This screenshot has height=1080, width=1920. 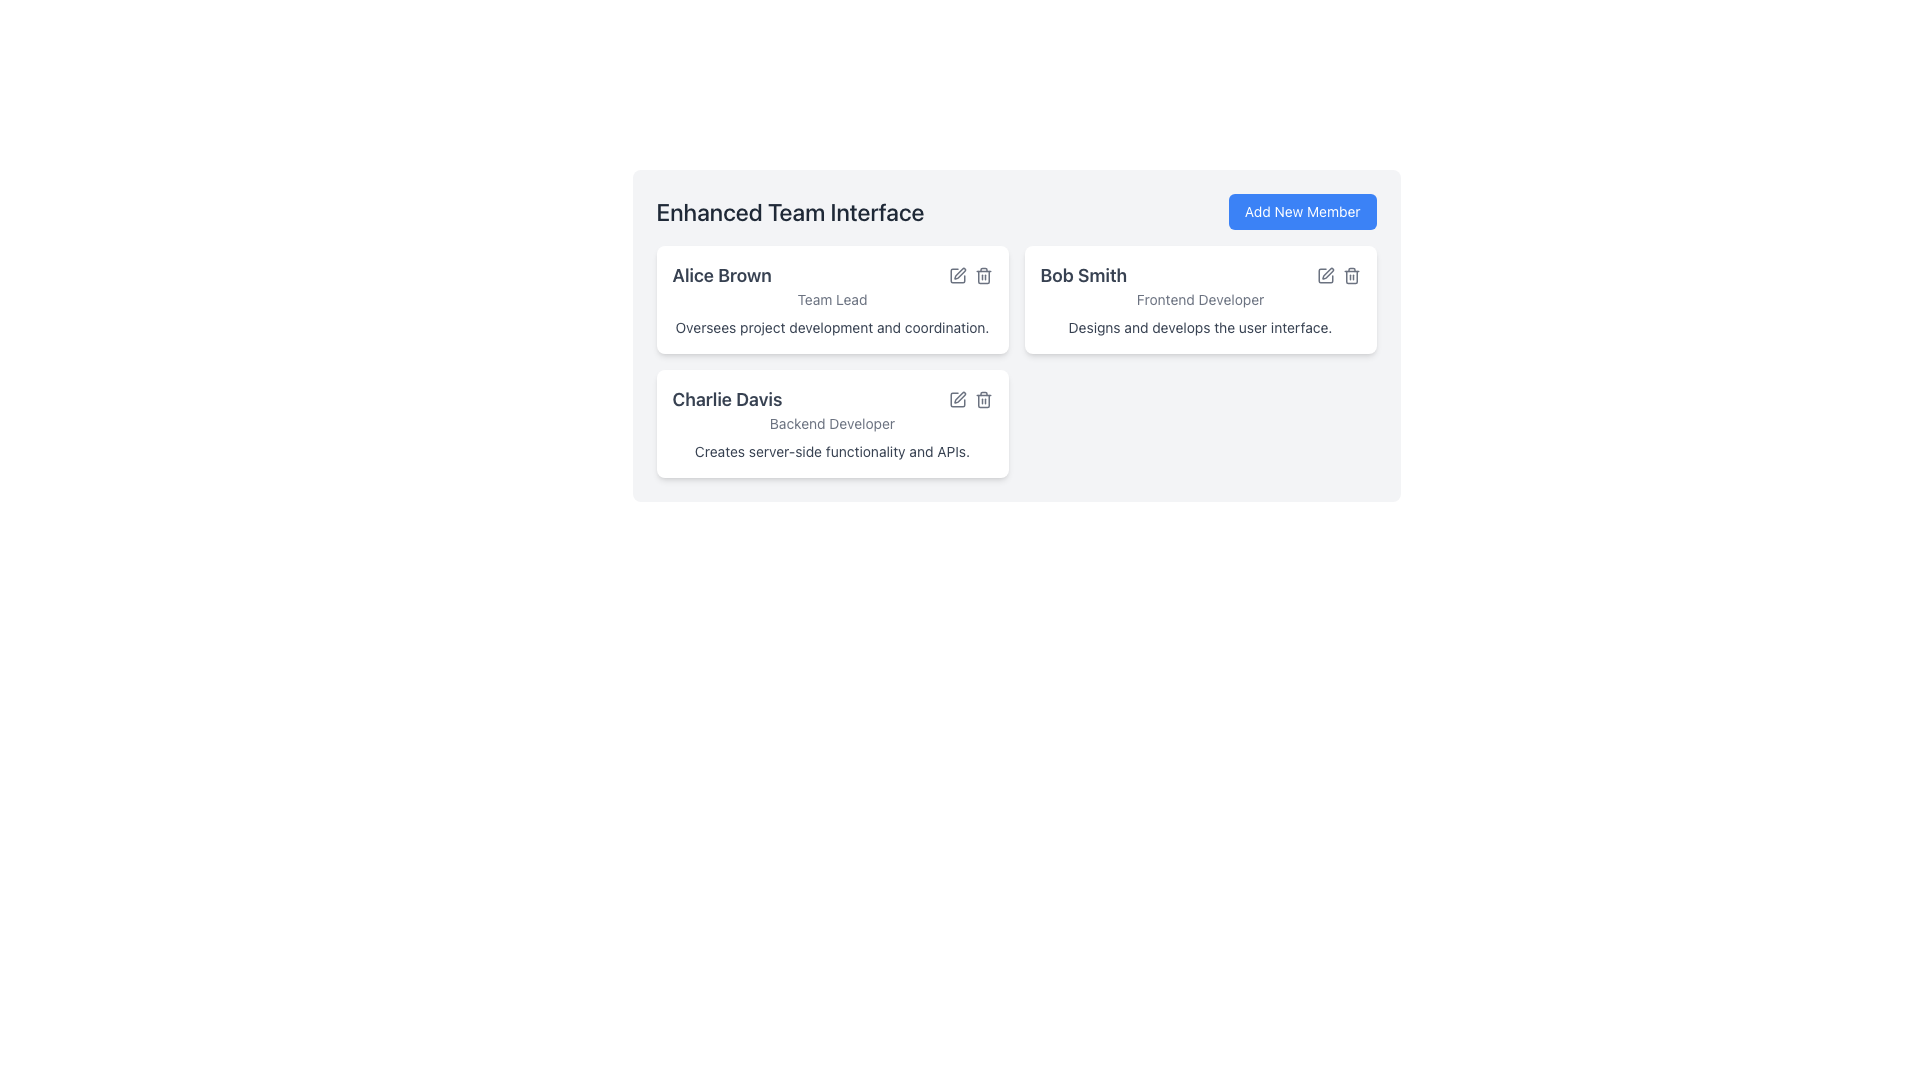 I want to click on the edit button located in the top-right corner of the card labeled 'Alice Brown', so click(x=956, y=276).